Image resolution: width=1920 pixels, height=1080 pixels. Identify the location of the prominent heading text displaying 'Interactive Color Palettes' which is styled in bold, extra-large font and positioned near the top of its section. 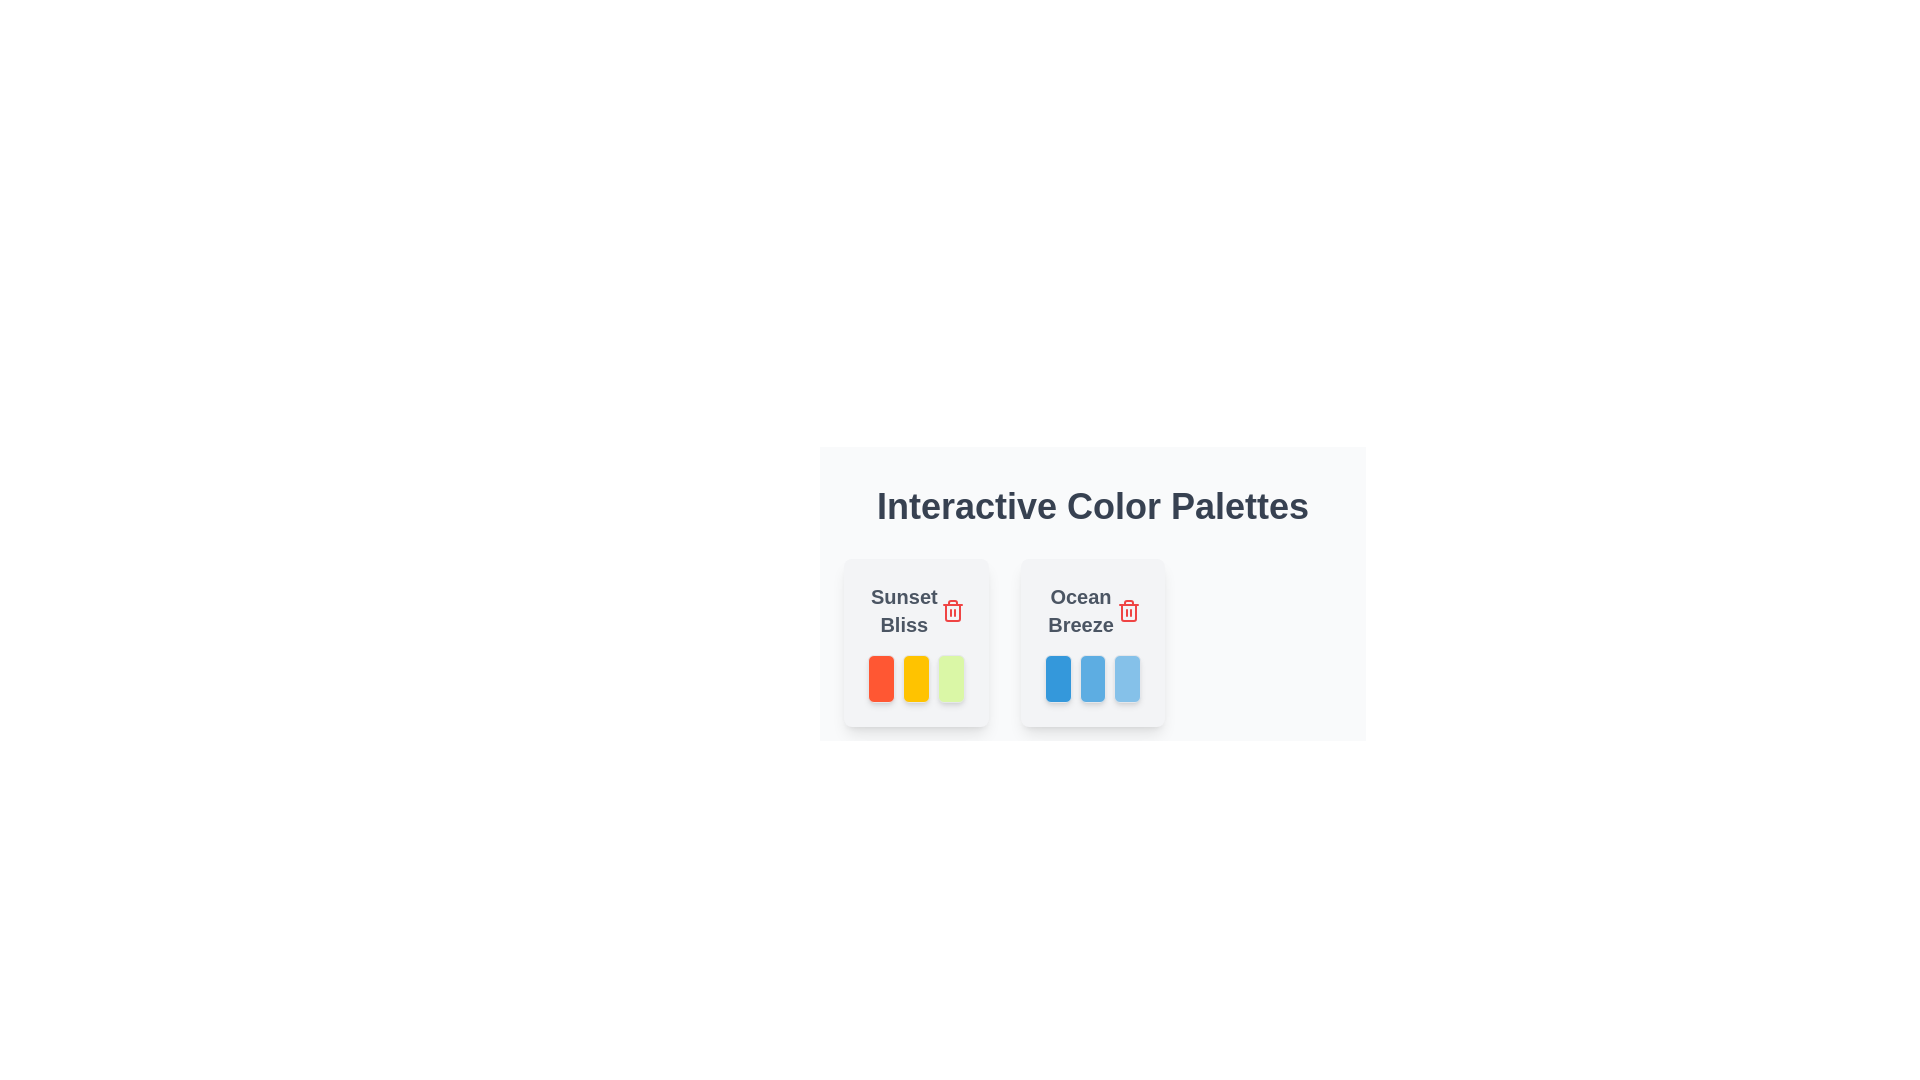
(1092, 505).